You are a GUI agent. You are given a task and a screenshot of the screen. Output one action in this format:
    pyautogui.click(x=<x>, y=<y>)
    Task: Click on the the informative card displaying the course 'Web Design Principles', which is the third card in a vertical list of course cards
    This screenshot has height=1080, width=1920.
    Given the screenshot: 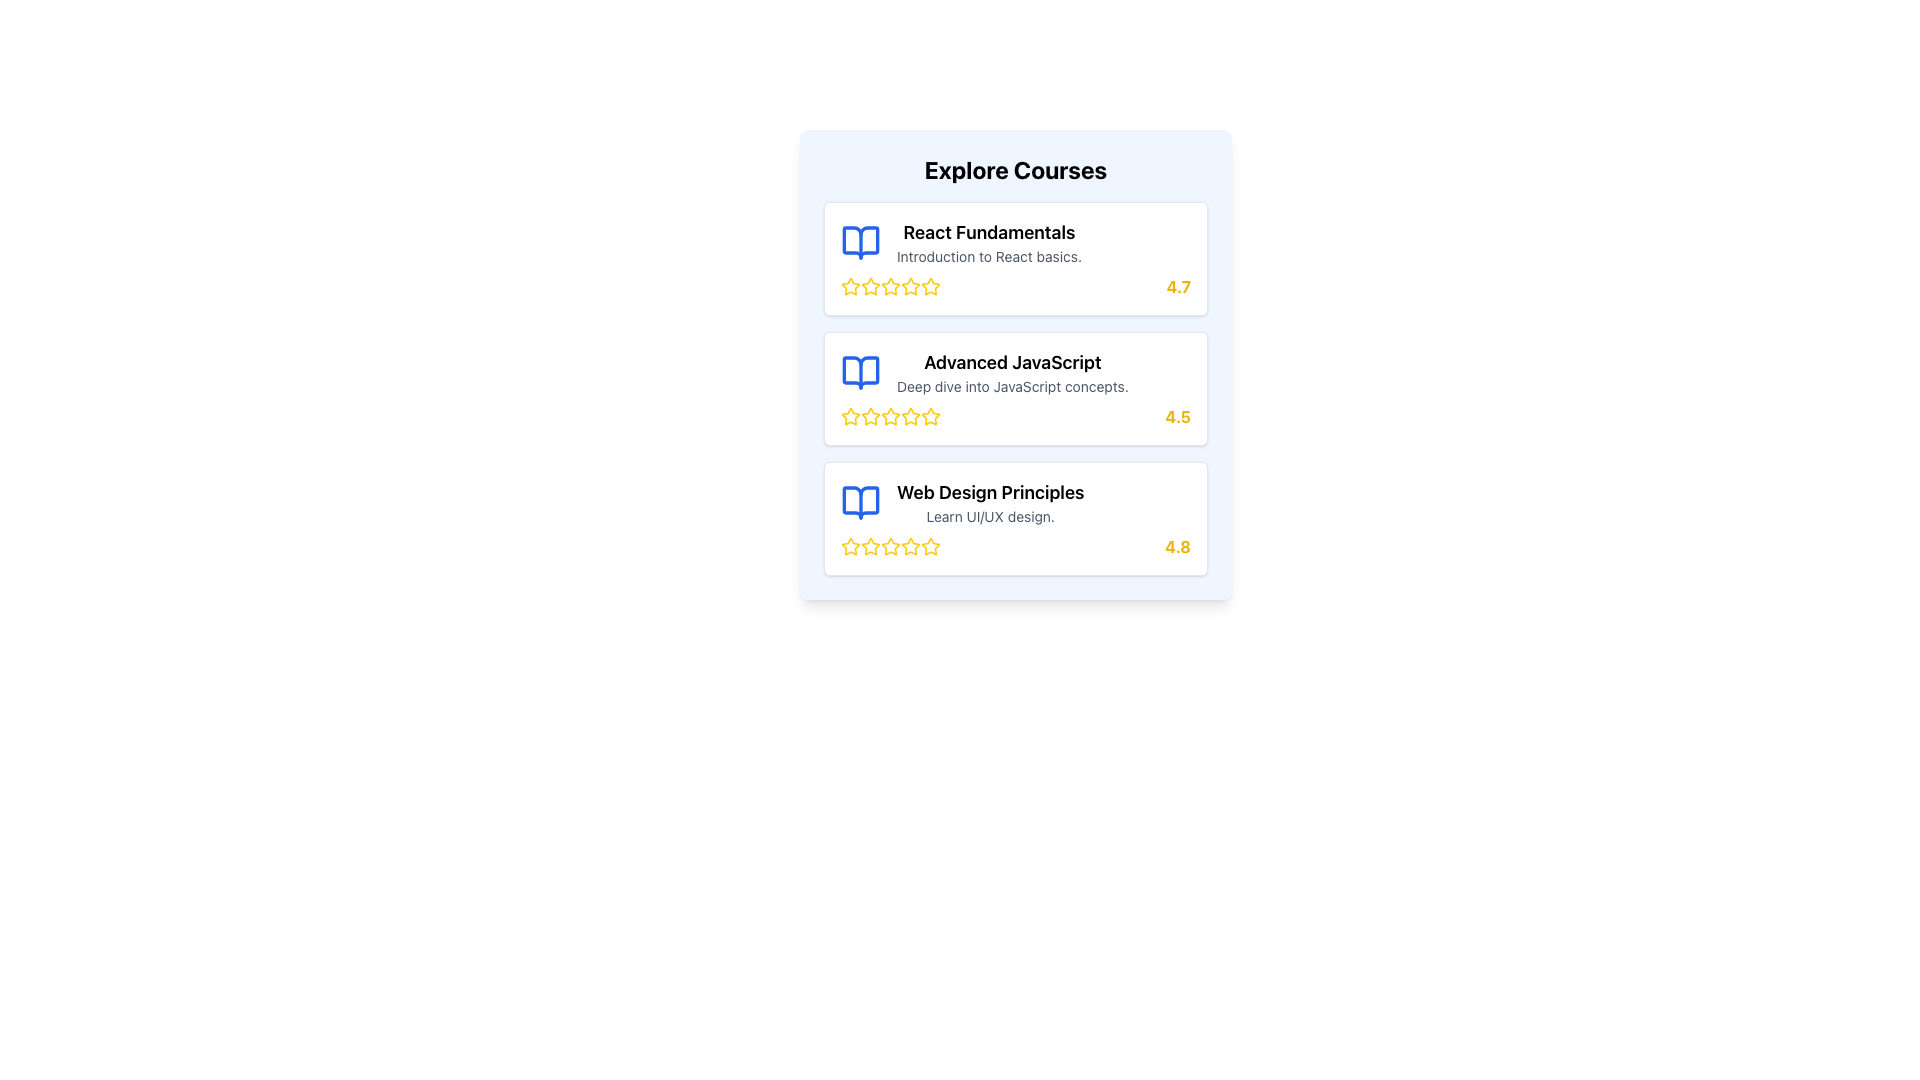 What is the action you would take?
    pyautogui.click(x=1016, y=518)
    